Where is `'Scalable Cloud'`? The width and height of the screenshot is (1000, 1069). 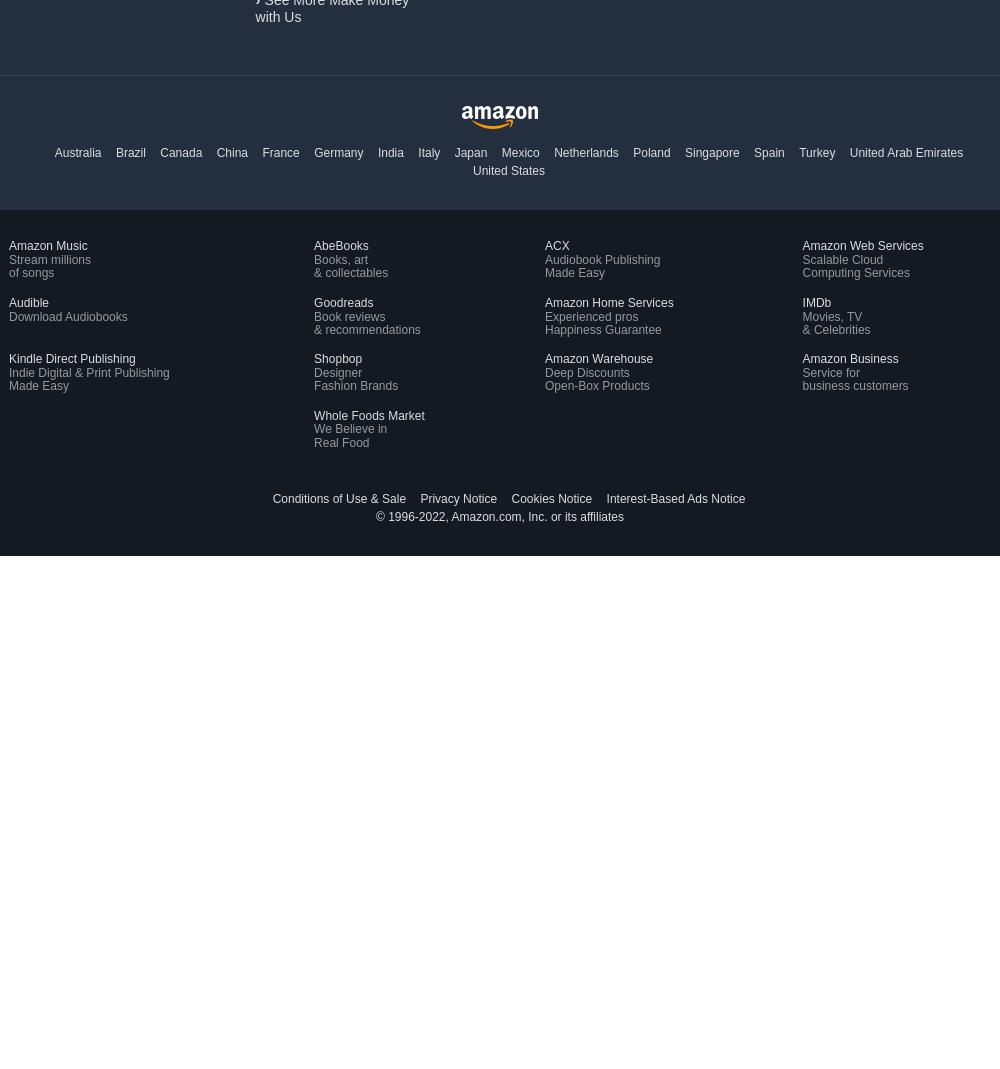
'Scalable Cloud' is located at coordinates (802, 258).